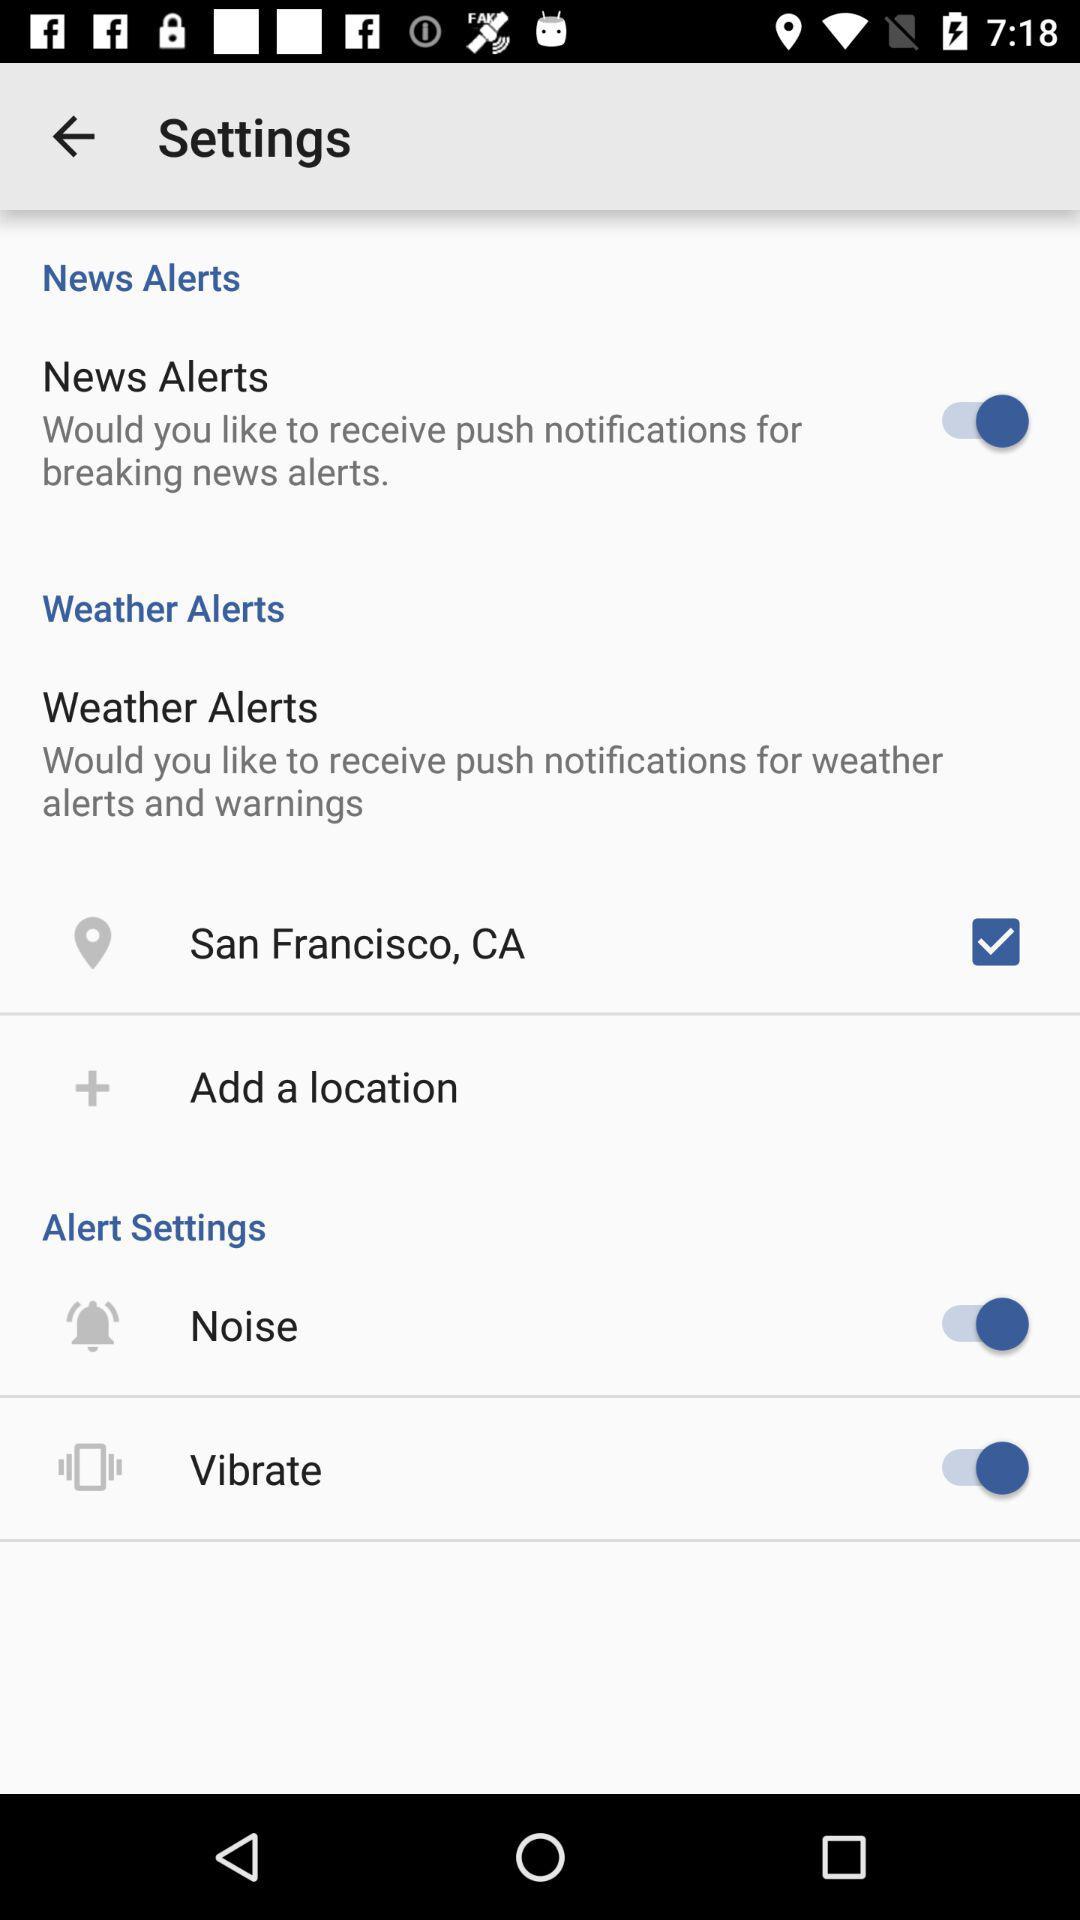 The image size is (1080, 1920). Describe the element at coordinates (72, 135) in the screenshot. I see `the app to the left of settings` at that location.